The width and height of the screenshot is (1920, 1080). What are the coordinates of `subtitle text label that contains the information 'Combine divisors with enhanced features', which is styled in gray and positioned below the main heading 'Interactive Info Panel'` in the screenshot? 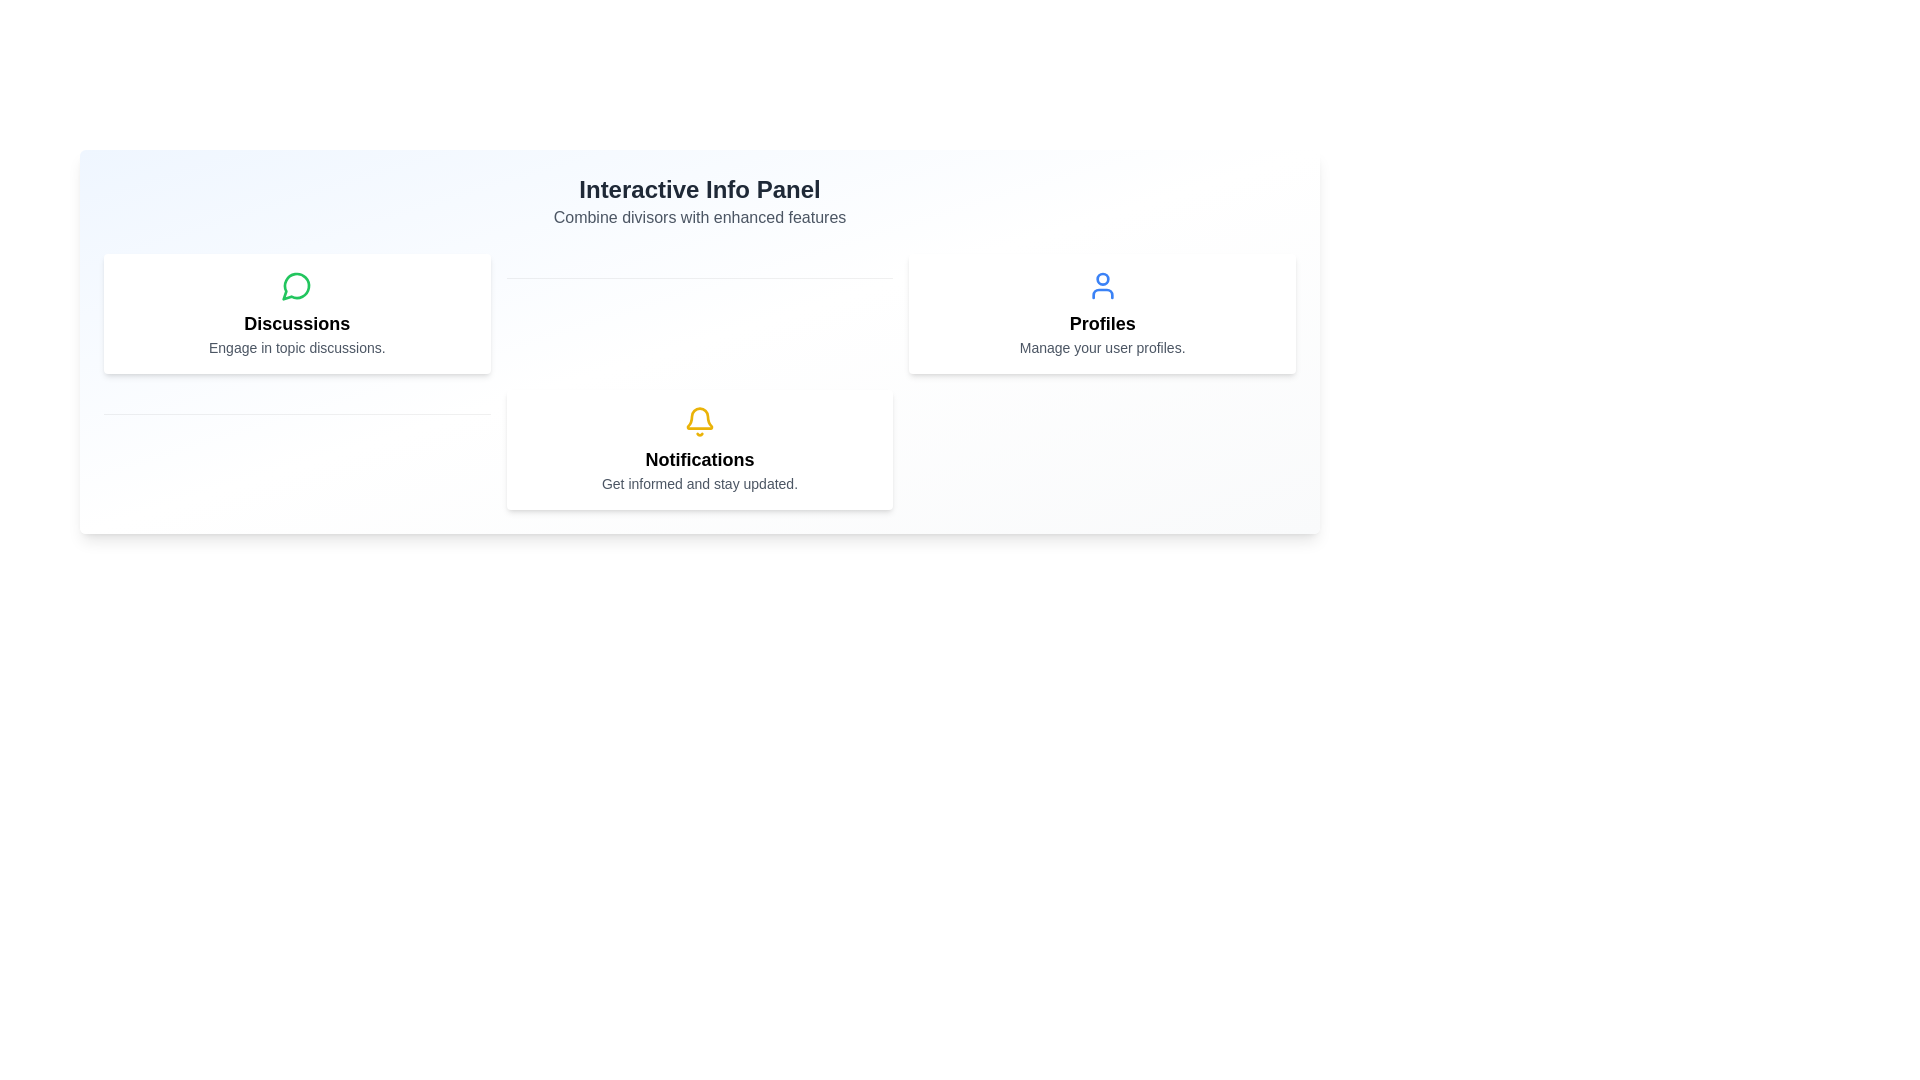 It's located at (700, 218).